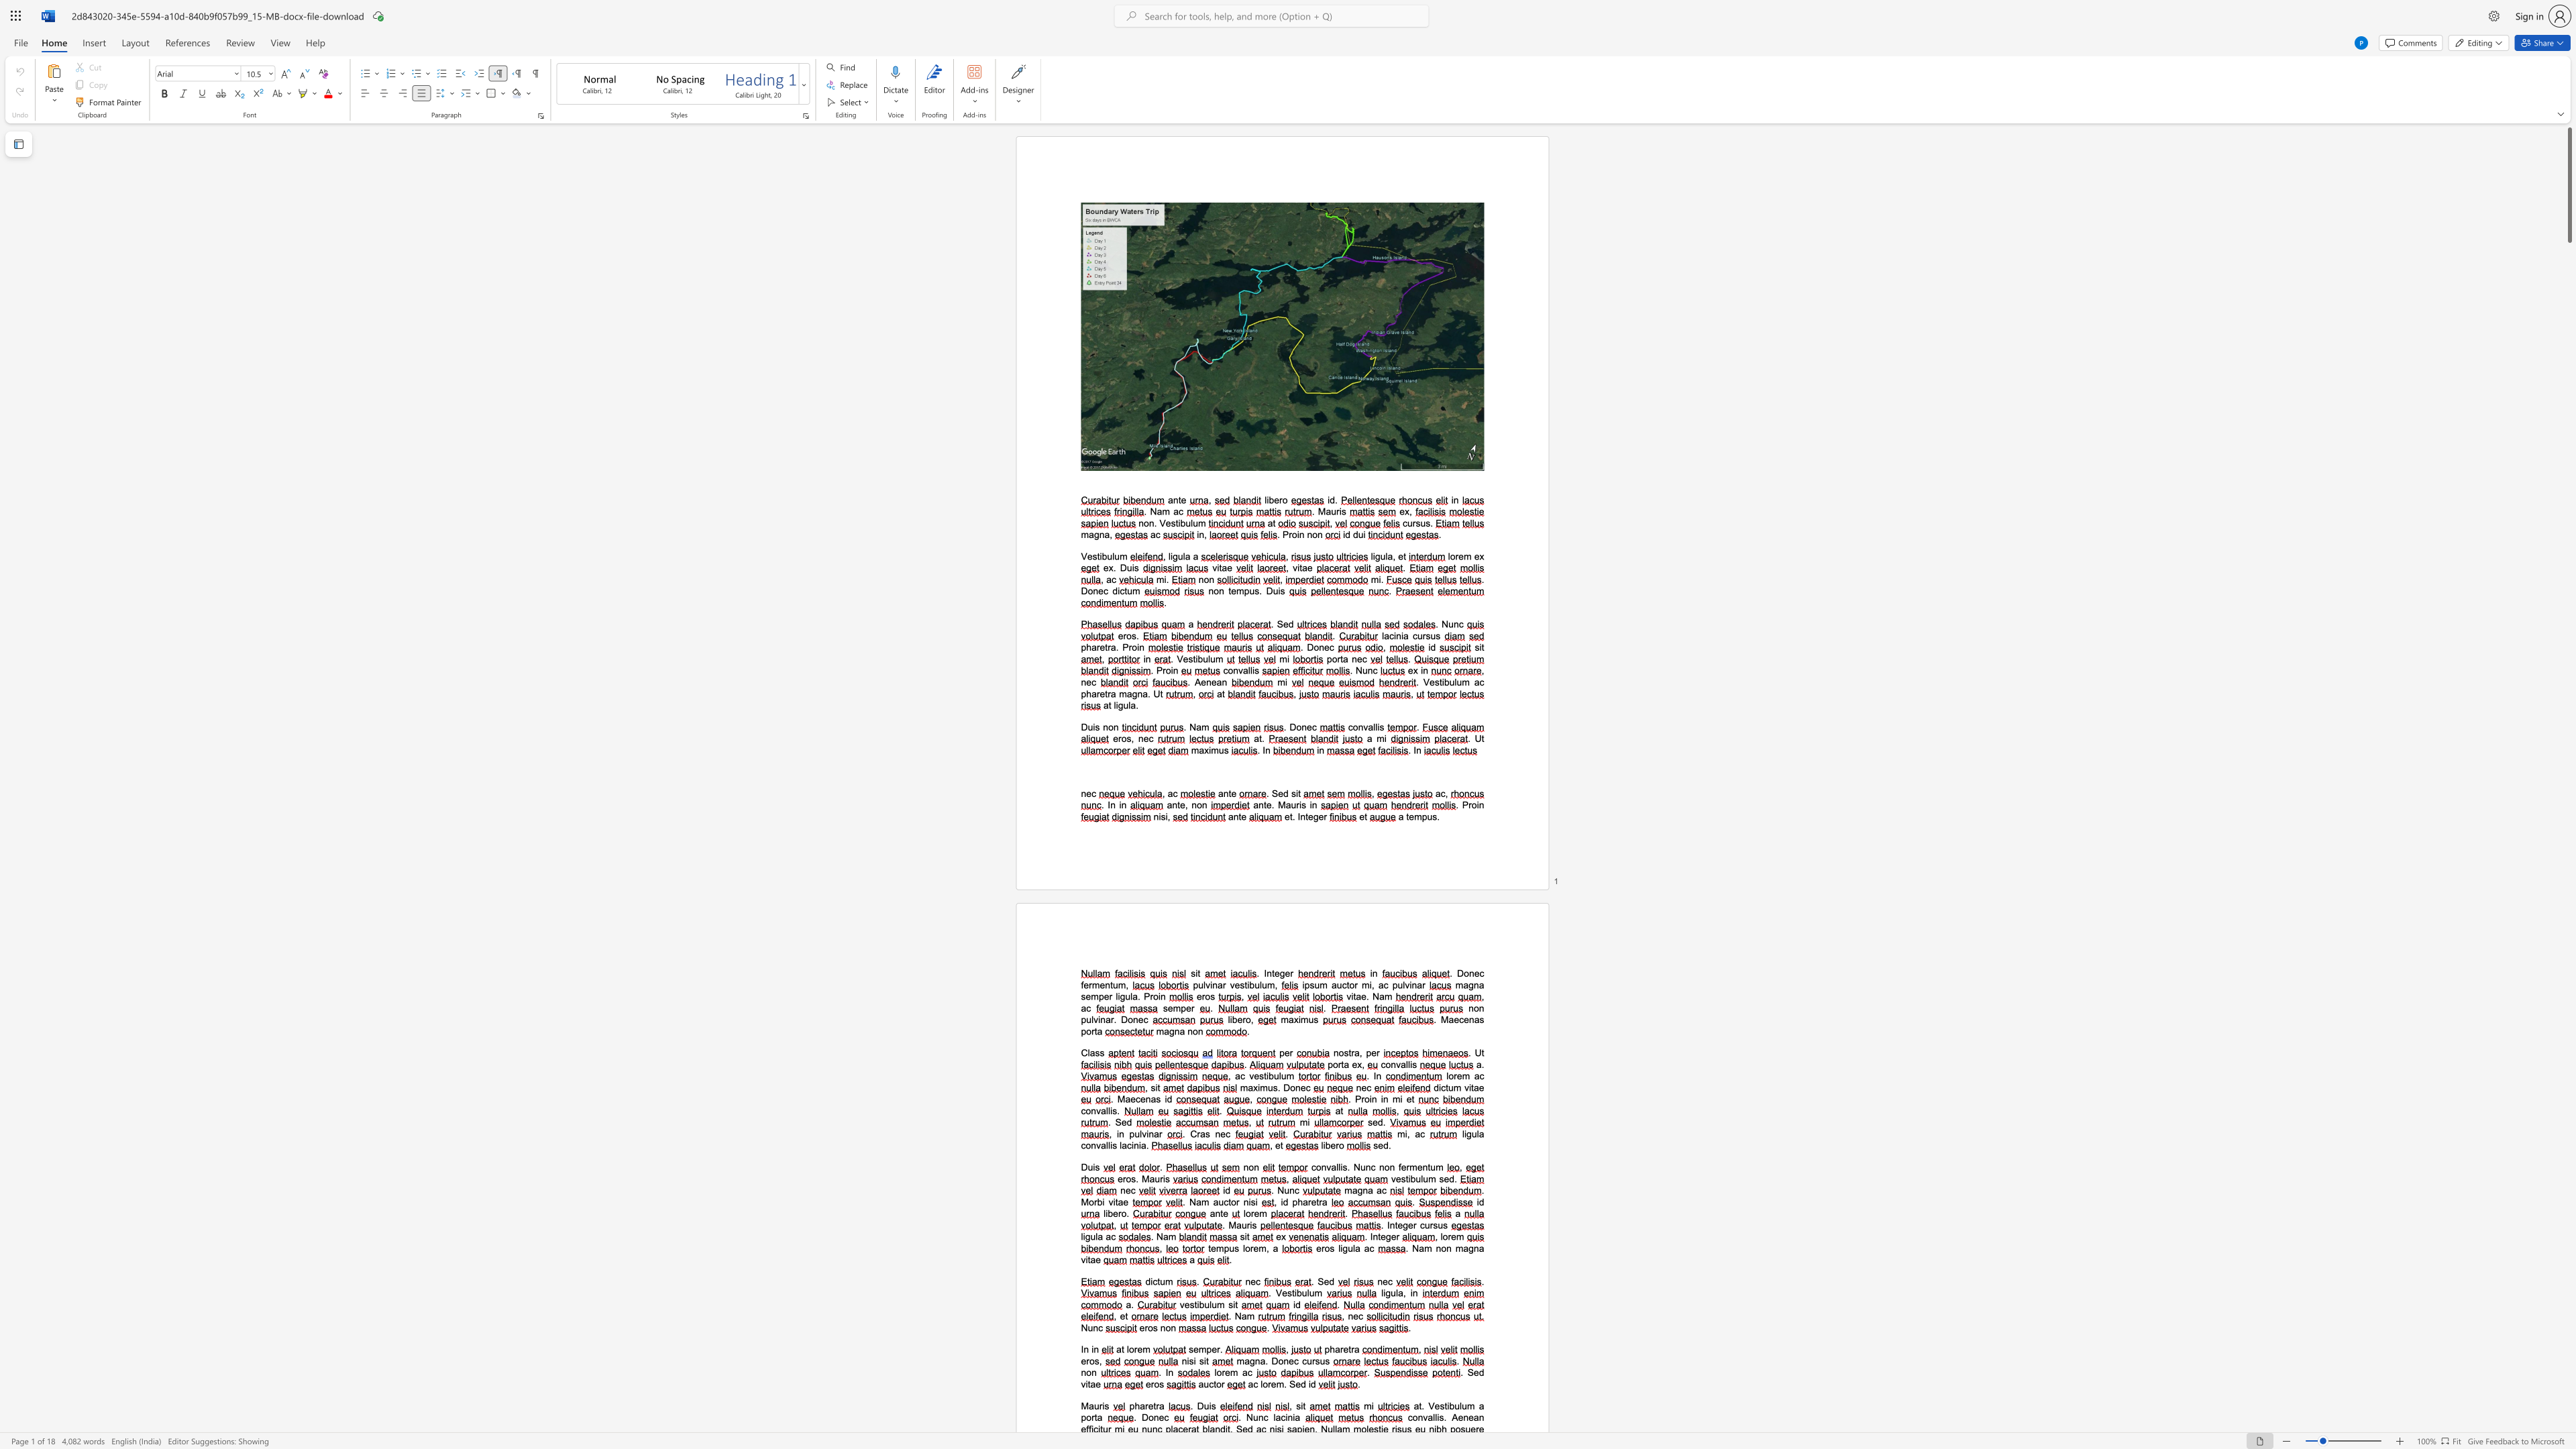 The image size is (2576, 1449). What do you see at coordinates (1203, 658) in the screenshot?
I see `the space between the continuous character "b" and "u" in the text` at bounding box center [1203, 658].